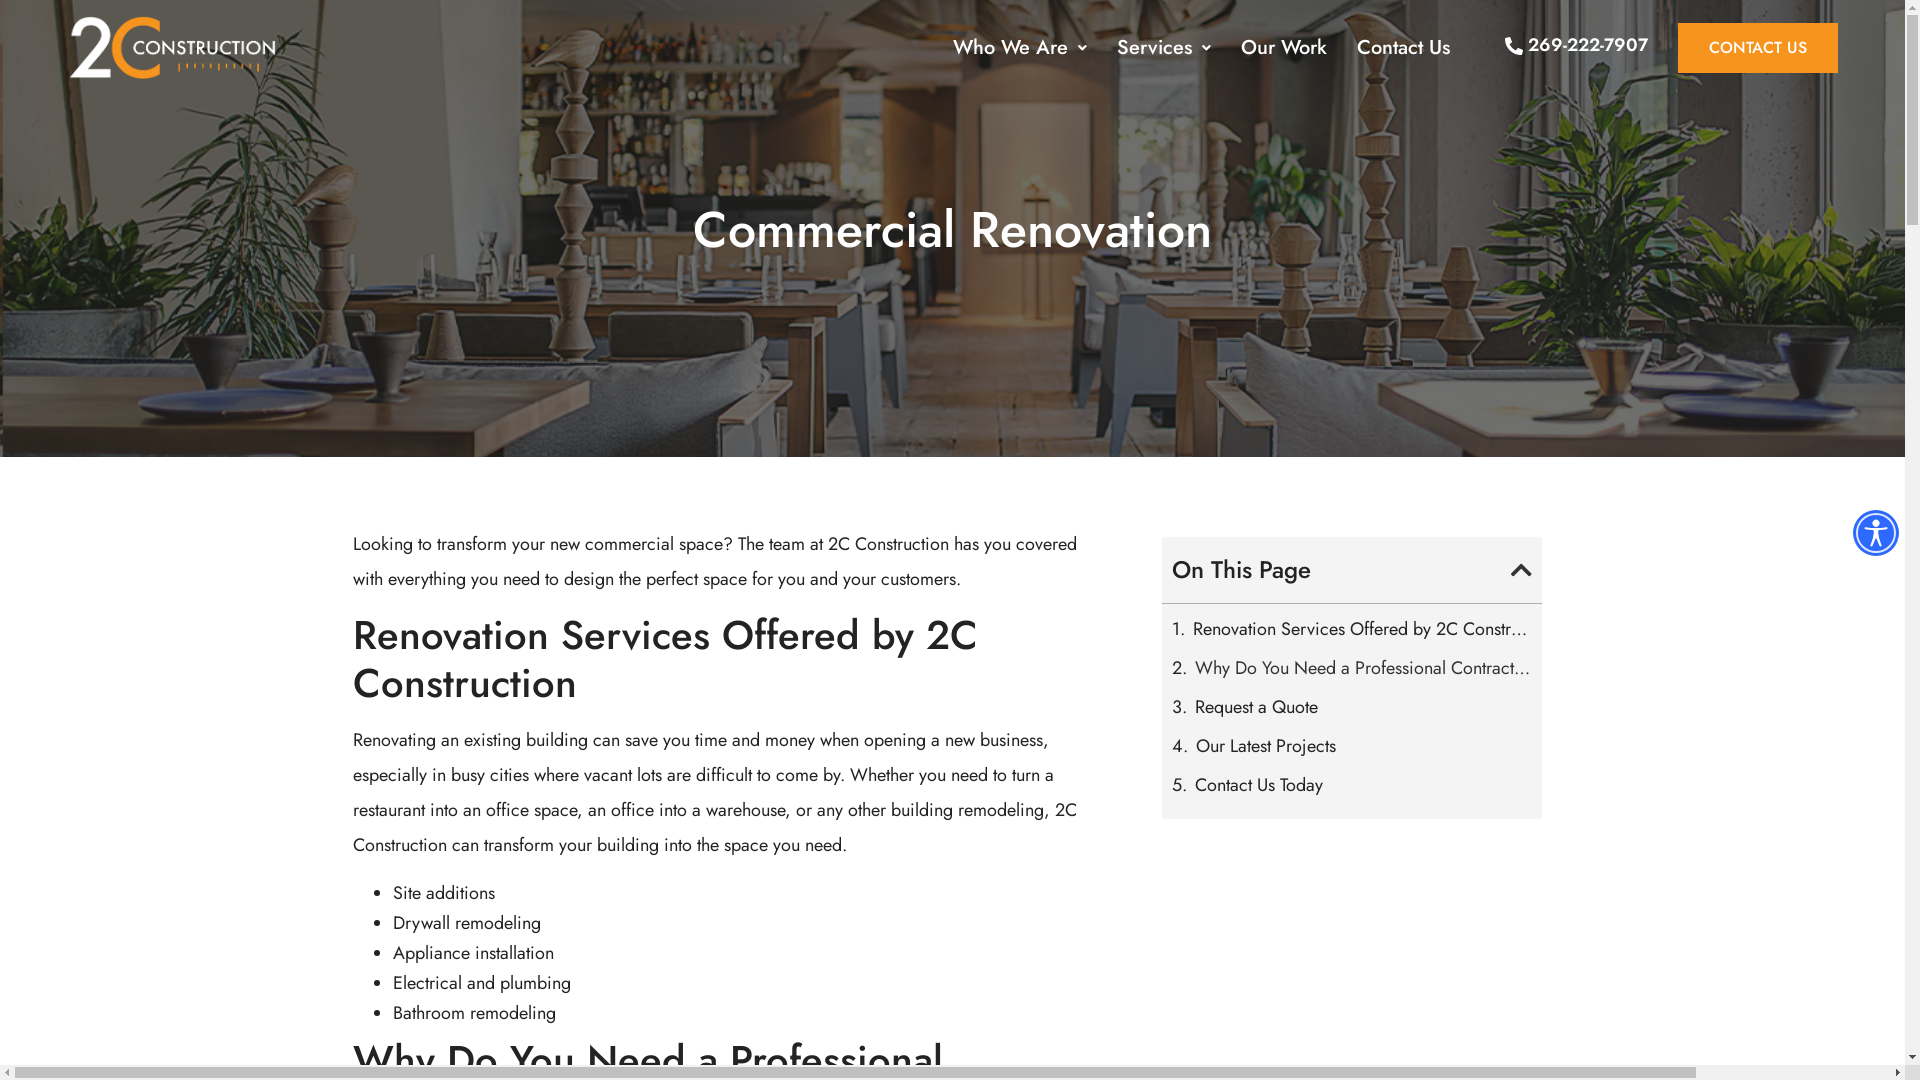  Describe the element at coordinates (1362, 667) in the screenshot. I see `'Why Do You Need a Professional Contractor?'` at that location.